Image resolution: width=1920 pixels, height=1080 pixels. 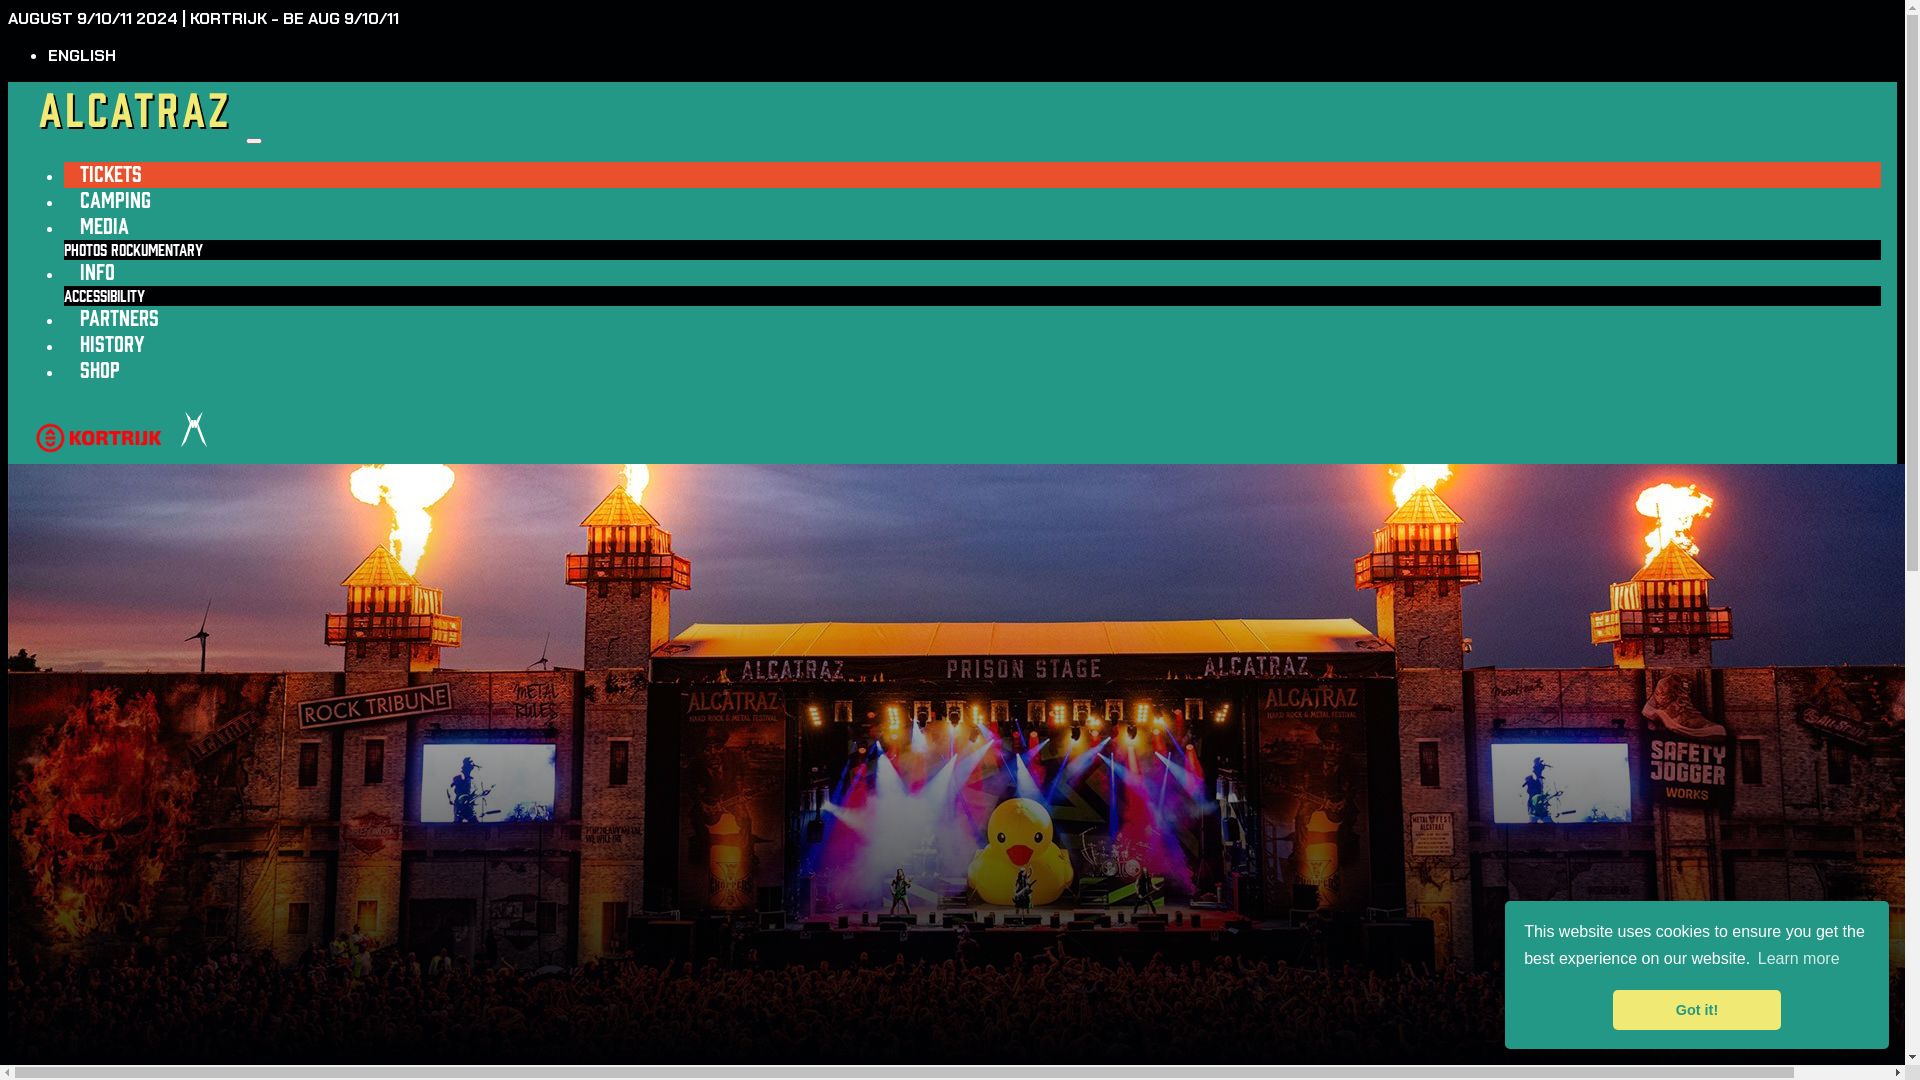 What do you see at coordinates (98, 453) in the screenshot?
I see `'kortrijk'` at bounding box center [98, 453].